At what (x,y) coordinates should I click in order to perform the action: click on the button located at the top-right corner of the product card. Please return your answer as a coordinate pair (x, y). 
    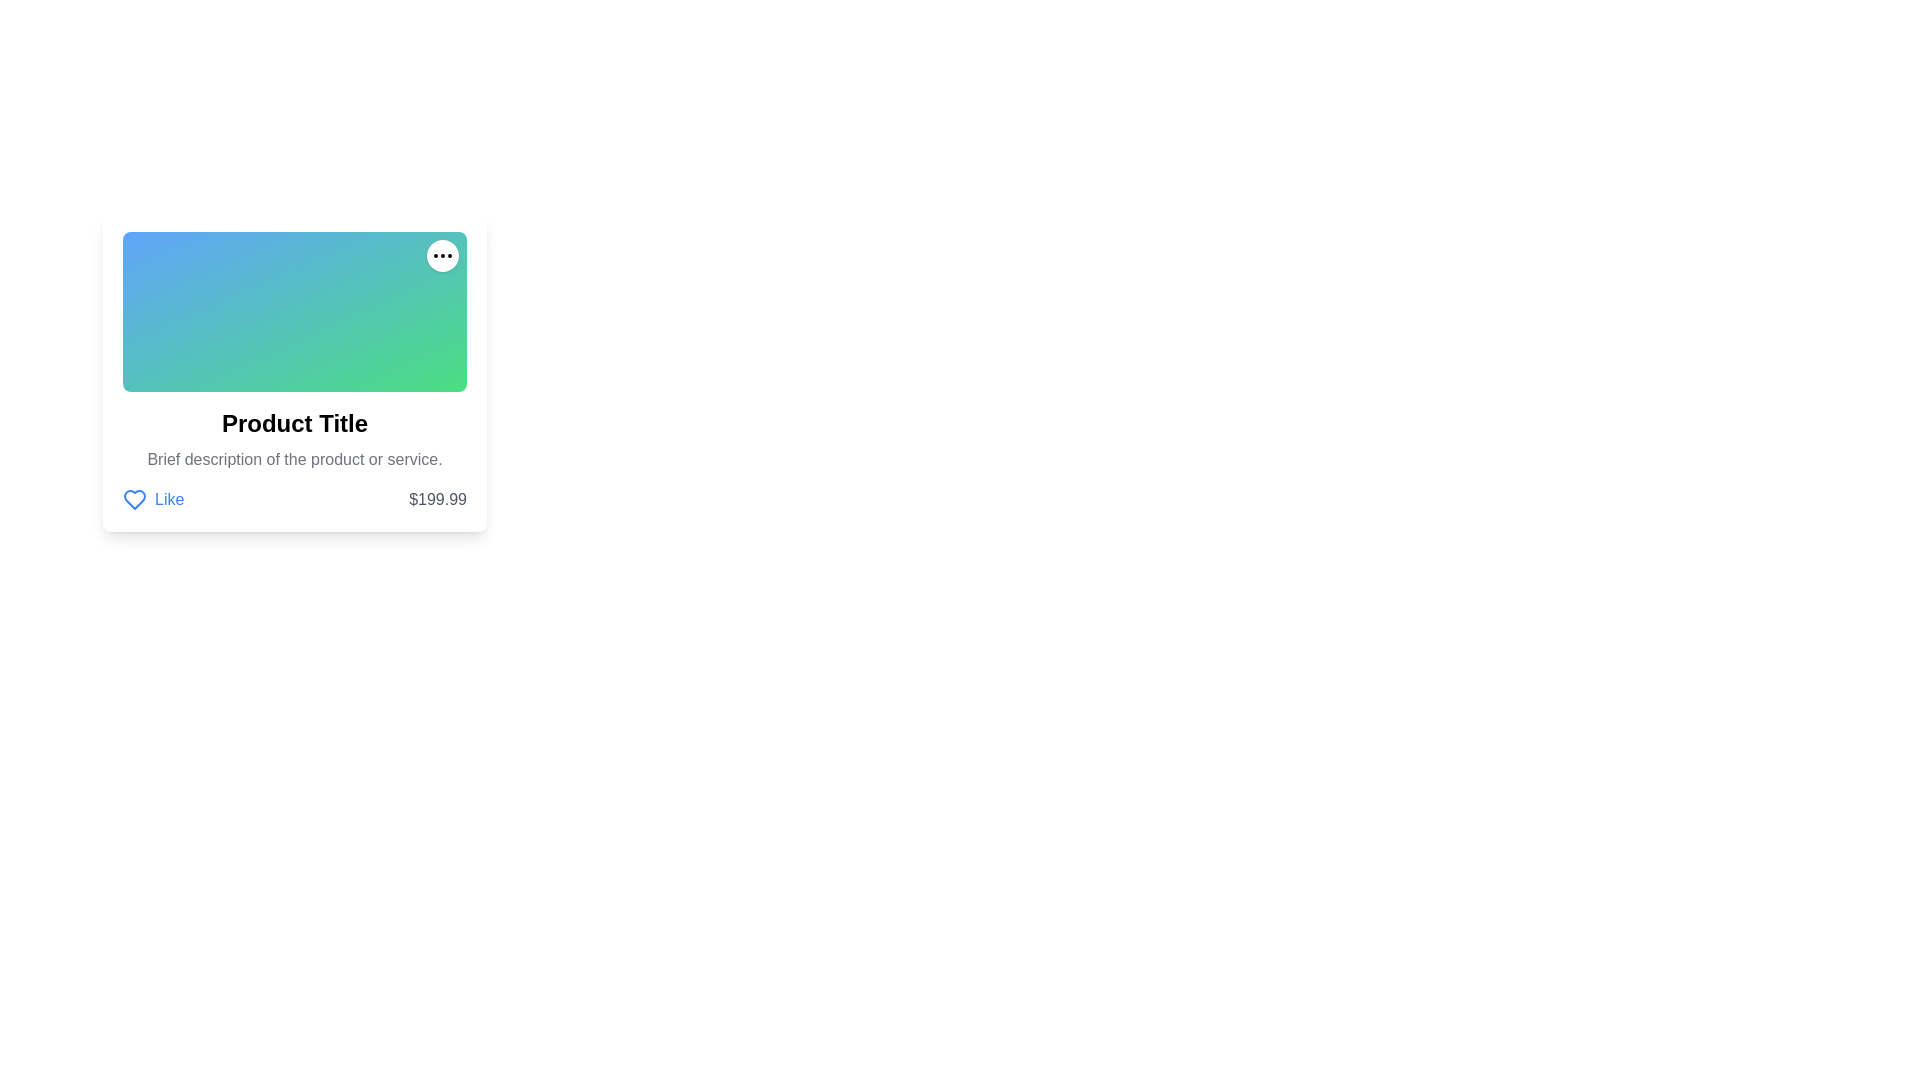
    Looking at the image, I should click on (441, 254).